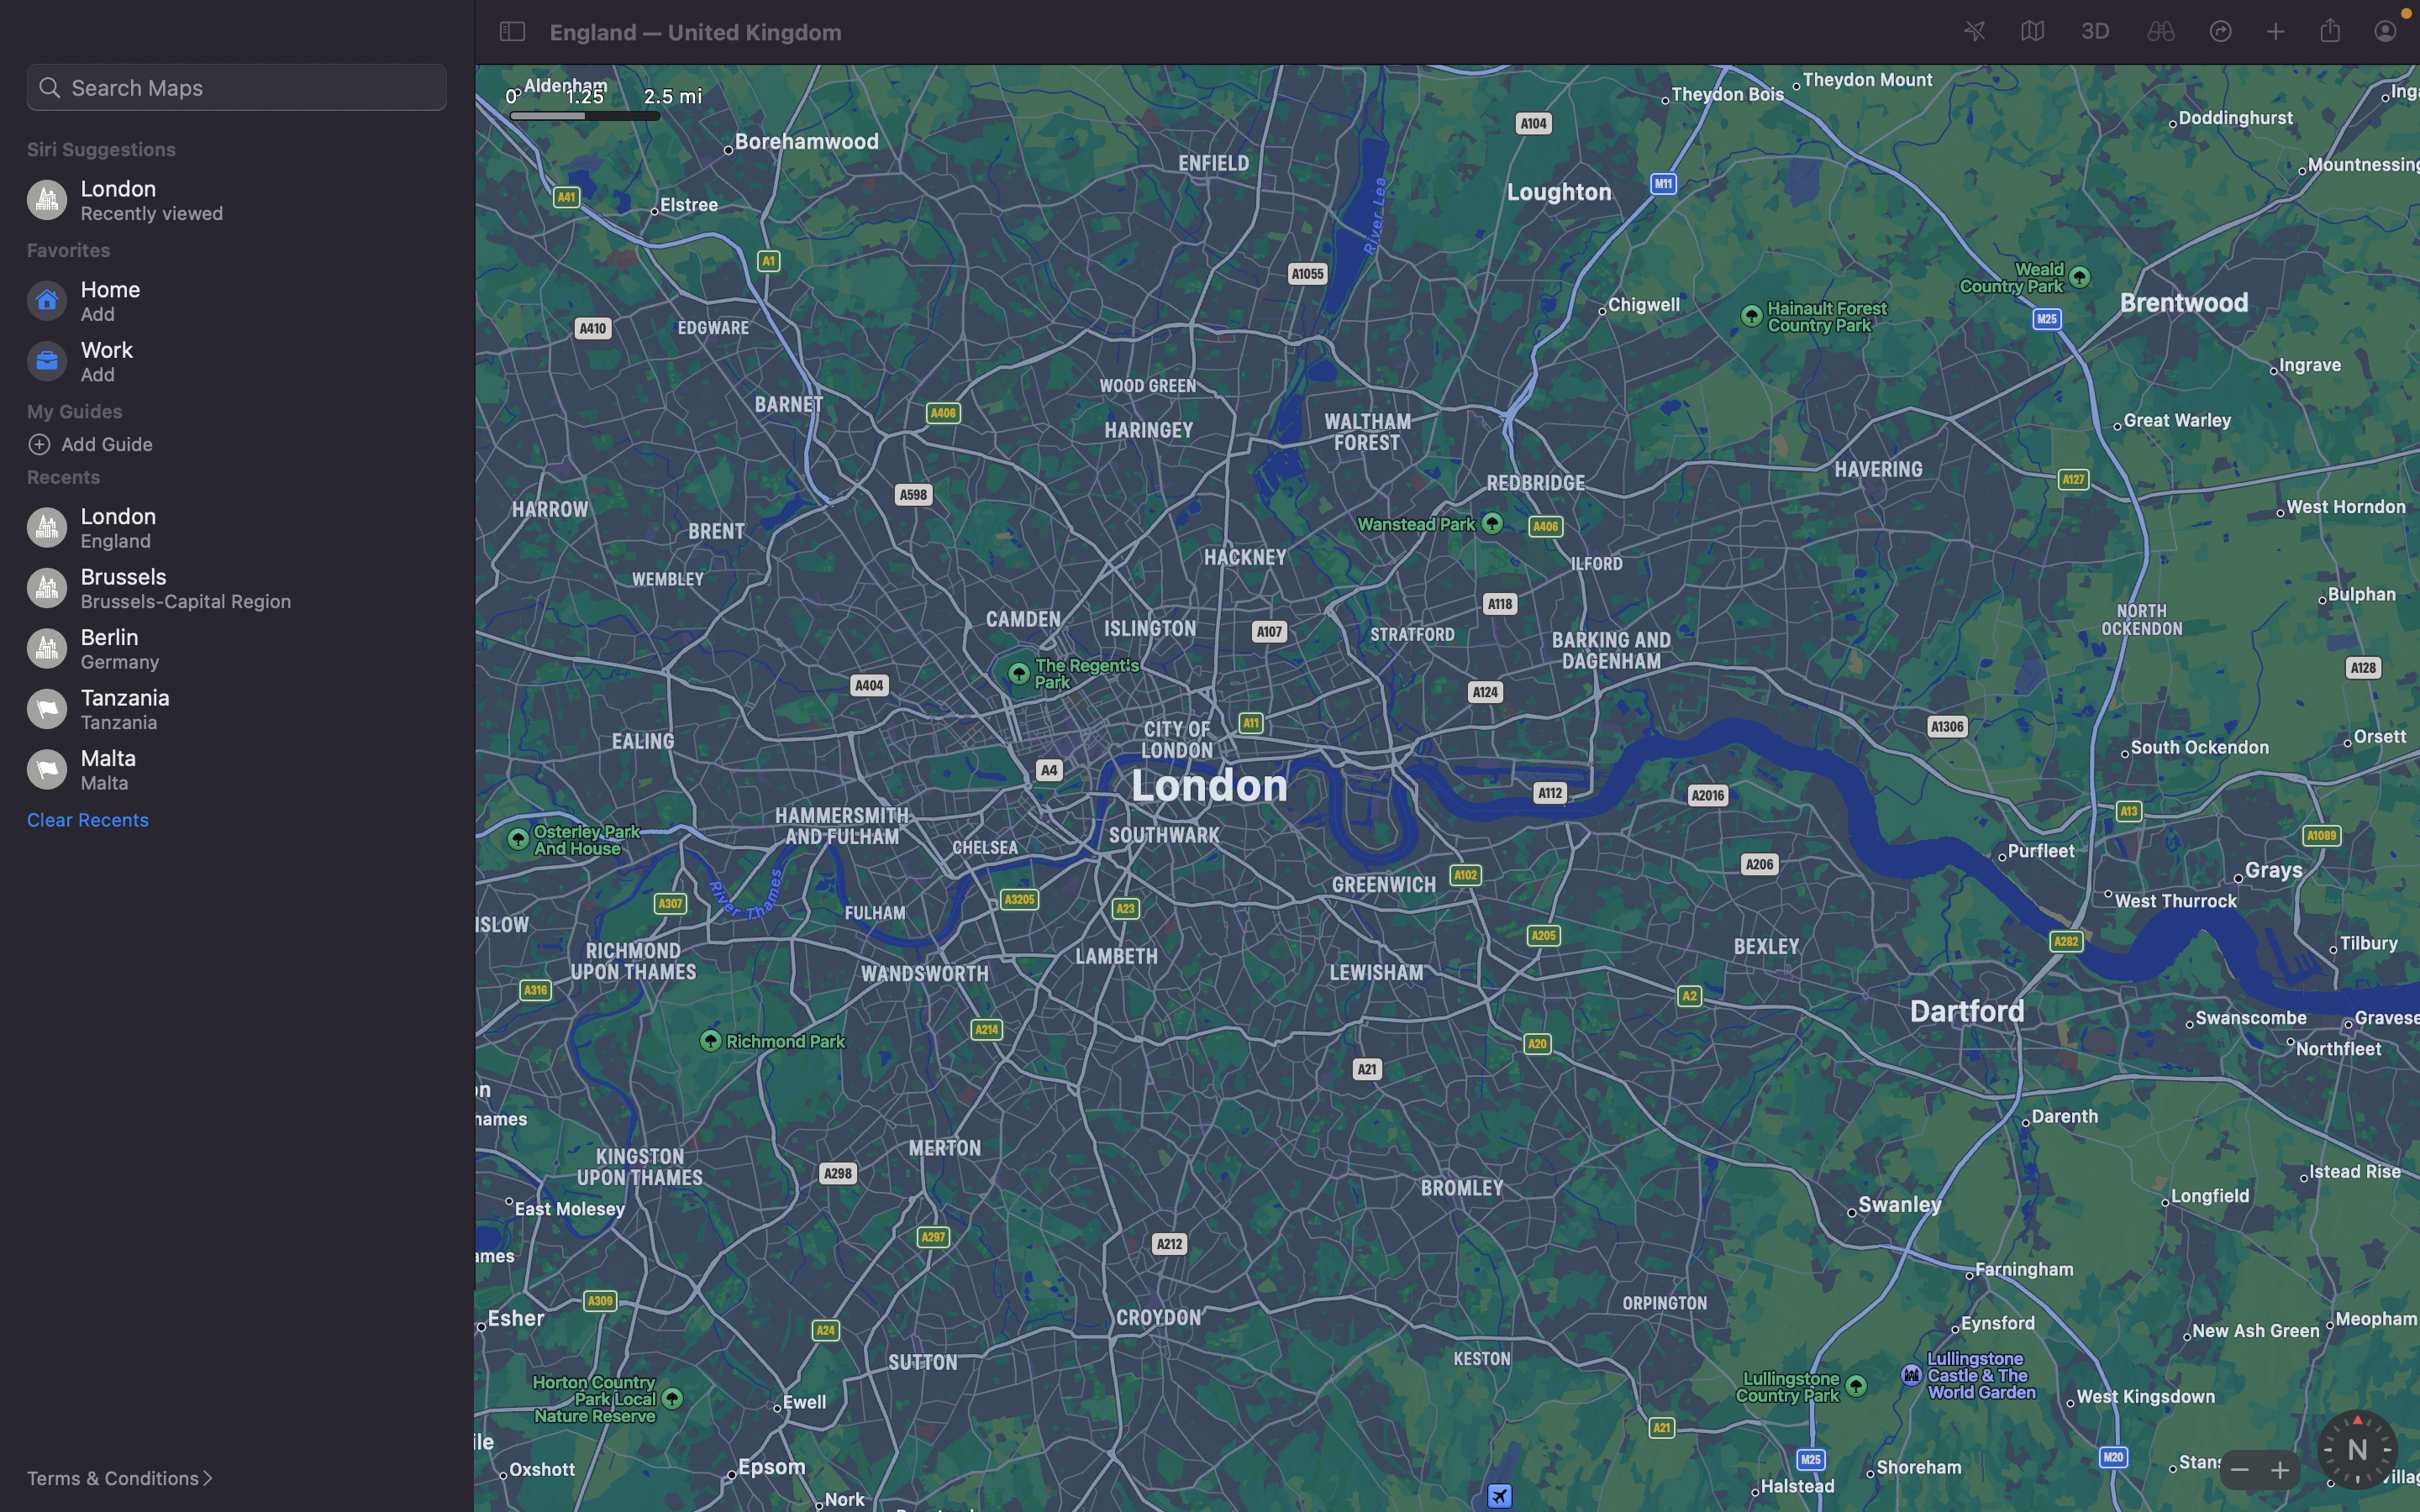 The image size is (2420, 1512). Describe the element at coordinates (2237, 1468) in the screenshot. I see `Minimize map"s view scale` at that location.